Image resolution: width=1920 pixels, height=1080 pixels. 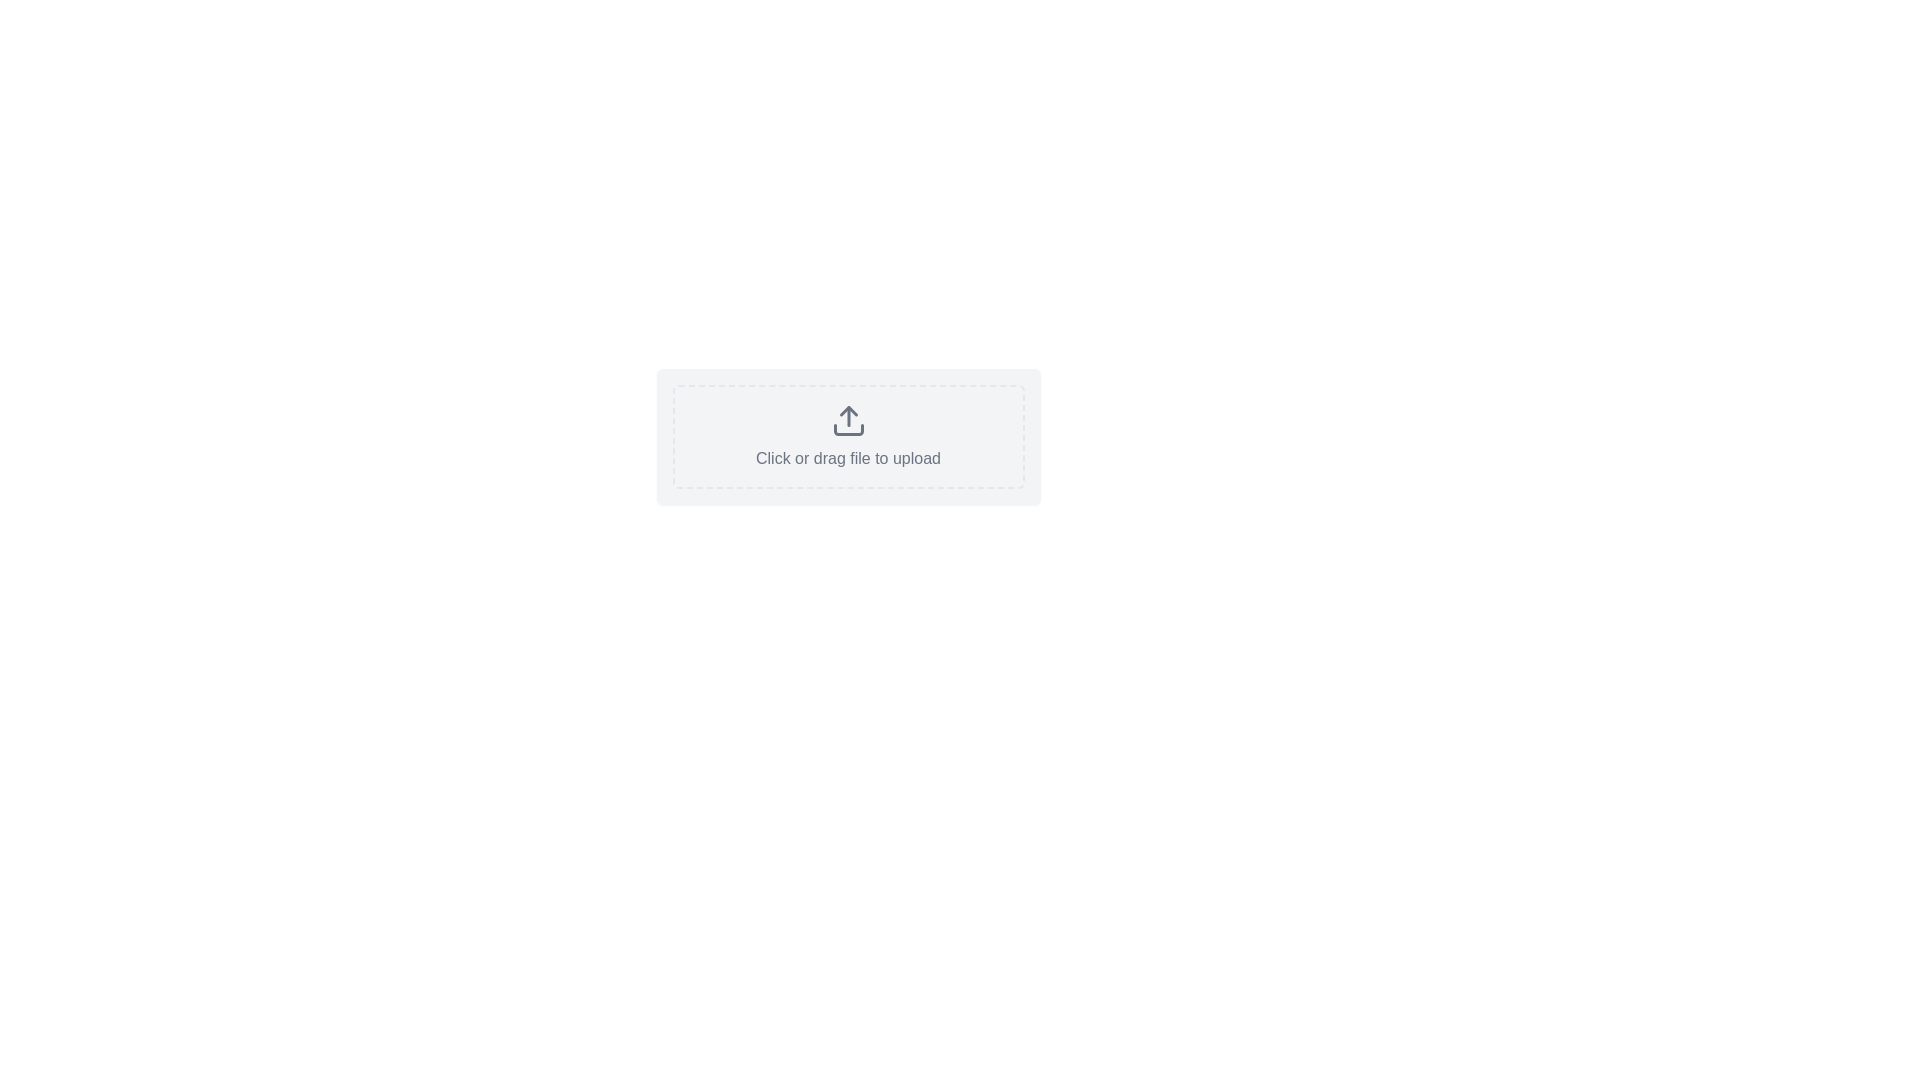 What do you see at coordinates (848, 435) in the screenshot?
I see `a file onto the file upload area, which is a rectangular zone with a soft gray background and dashed border, featuring an upward arrow icon and the text 'Click or drag file` at bounding box center [848, 435].